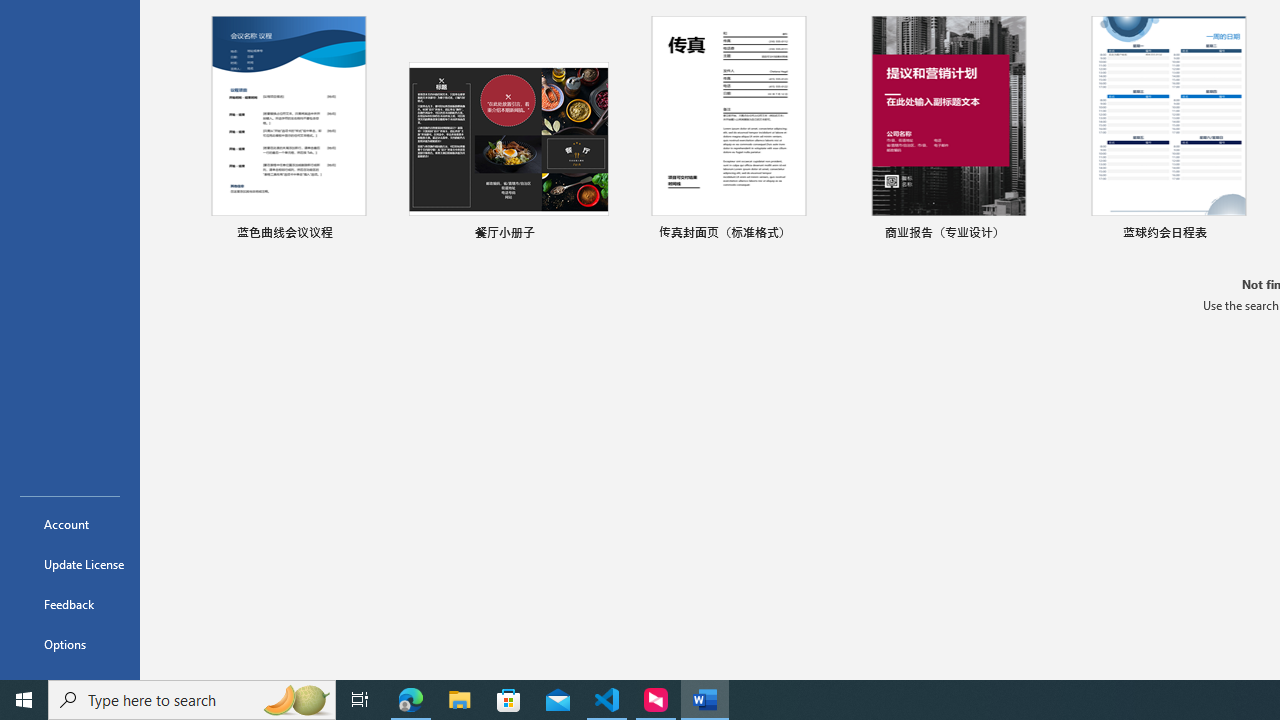 The image size is (1280, 720). Describe the element at coordinates (1254, 234) in the screenshot. I see `'Pin to list'` at that location.